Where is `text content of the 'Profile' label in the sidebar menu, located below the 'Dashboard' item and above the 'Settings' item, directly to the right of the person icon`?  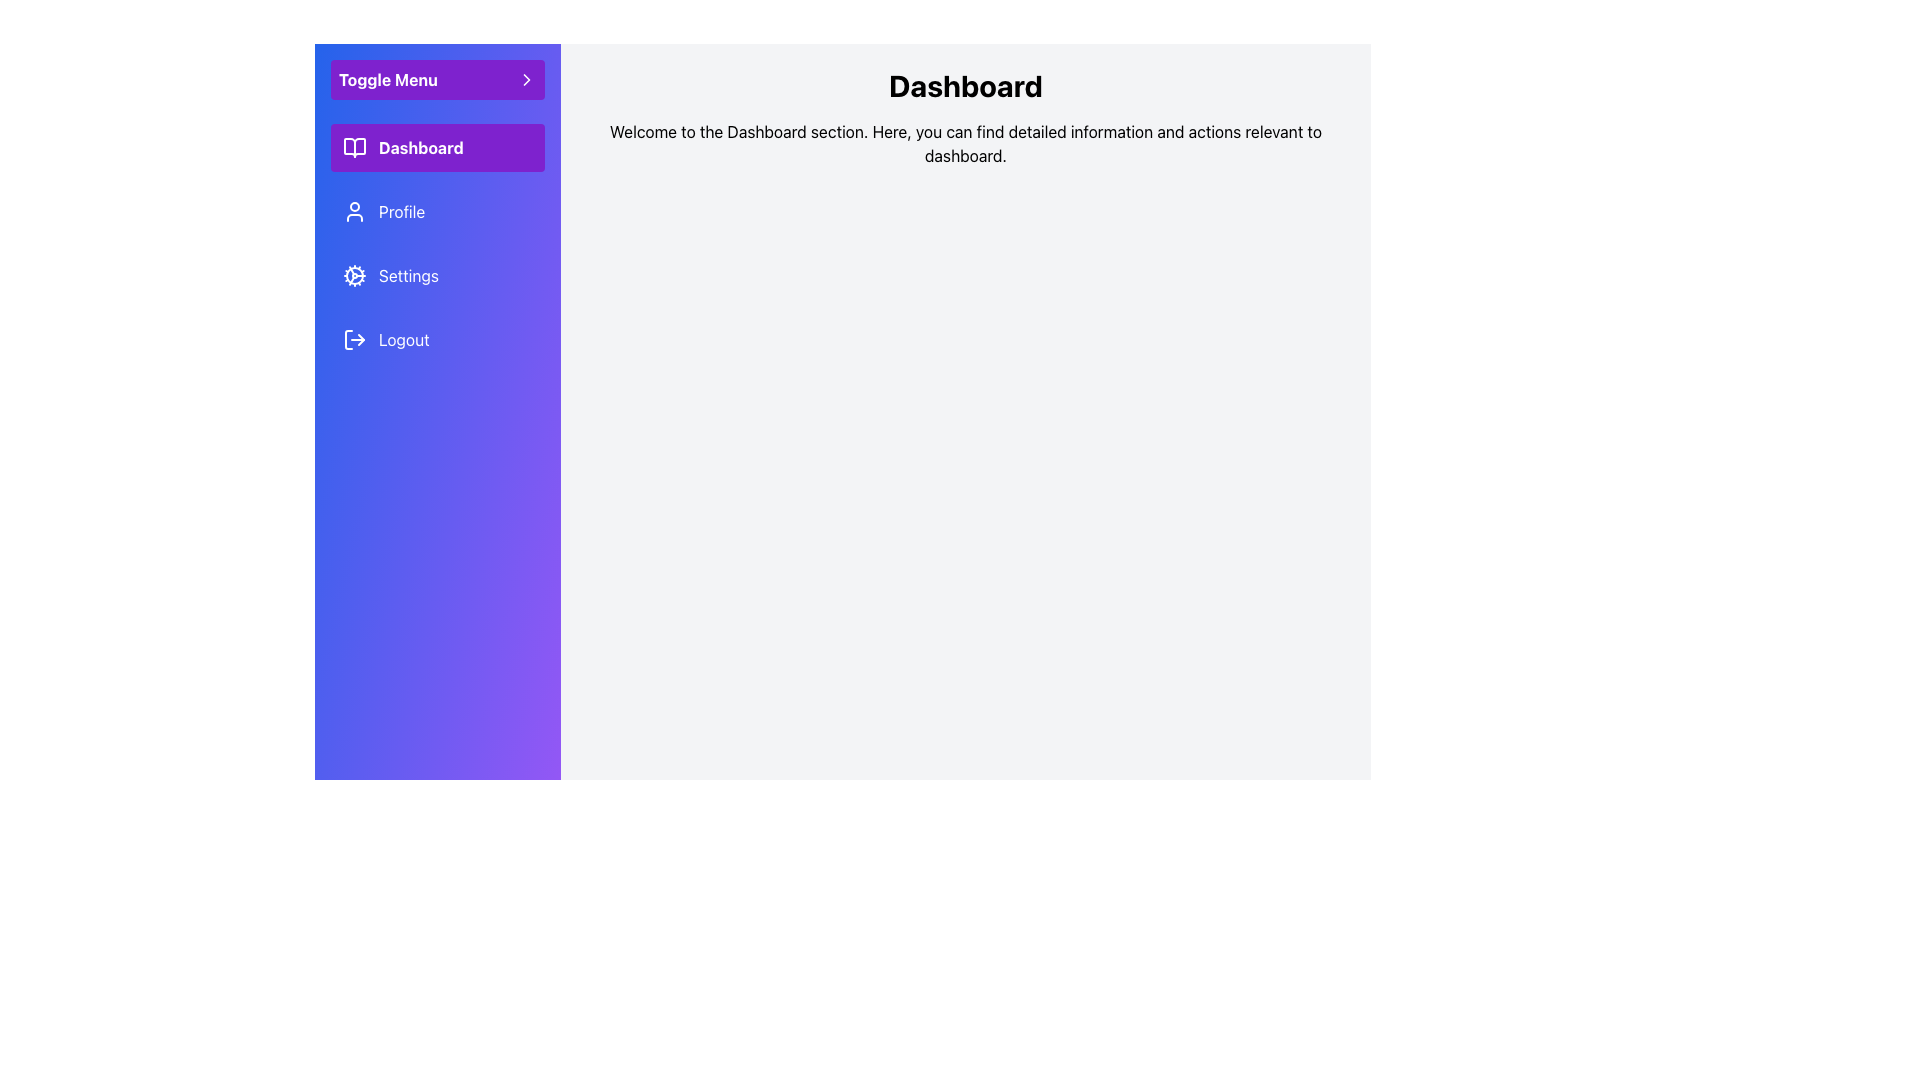 text content of the 'Profile' label in the sidebar menu, located below the 'Dashboard' item and above the 'Settings' item, directly to the right of the person icon is located at coordinates (401, 212).